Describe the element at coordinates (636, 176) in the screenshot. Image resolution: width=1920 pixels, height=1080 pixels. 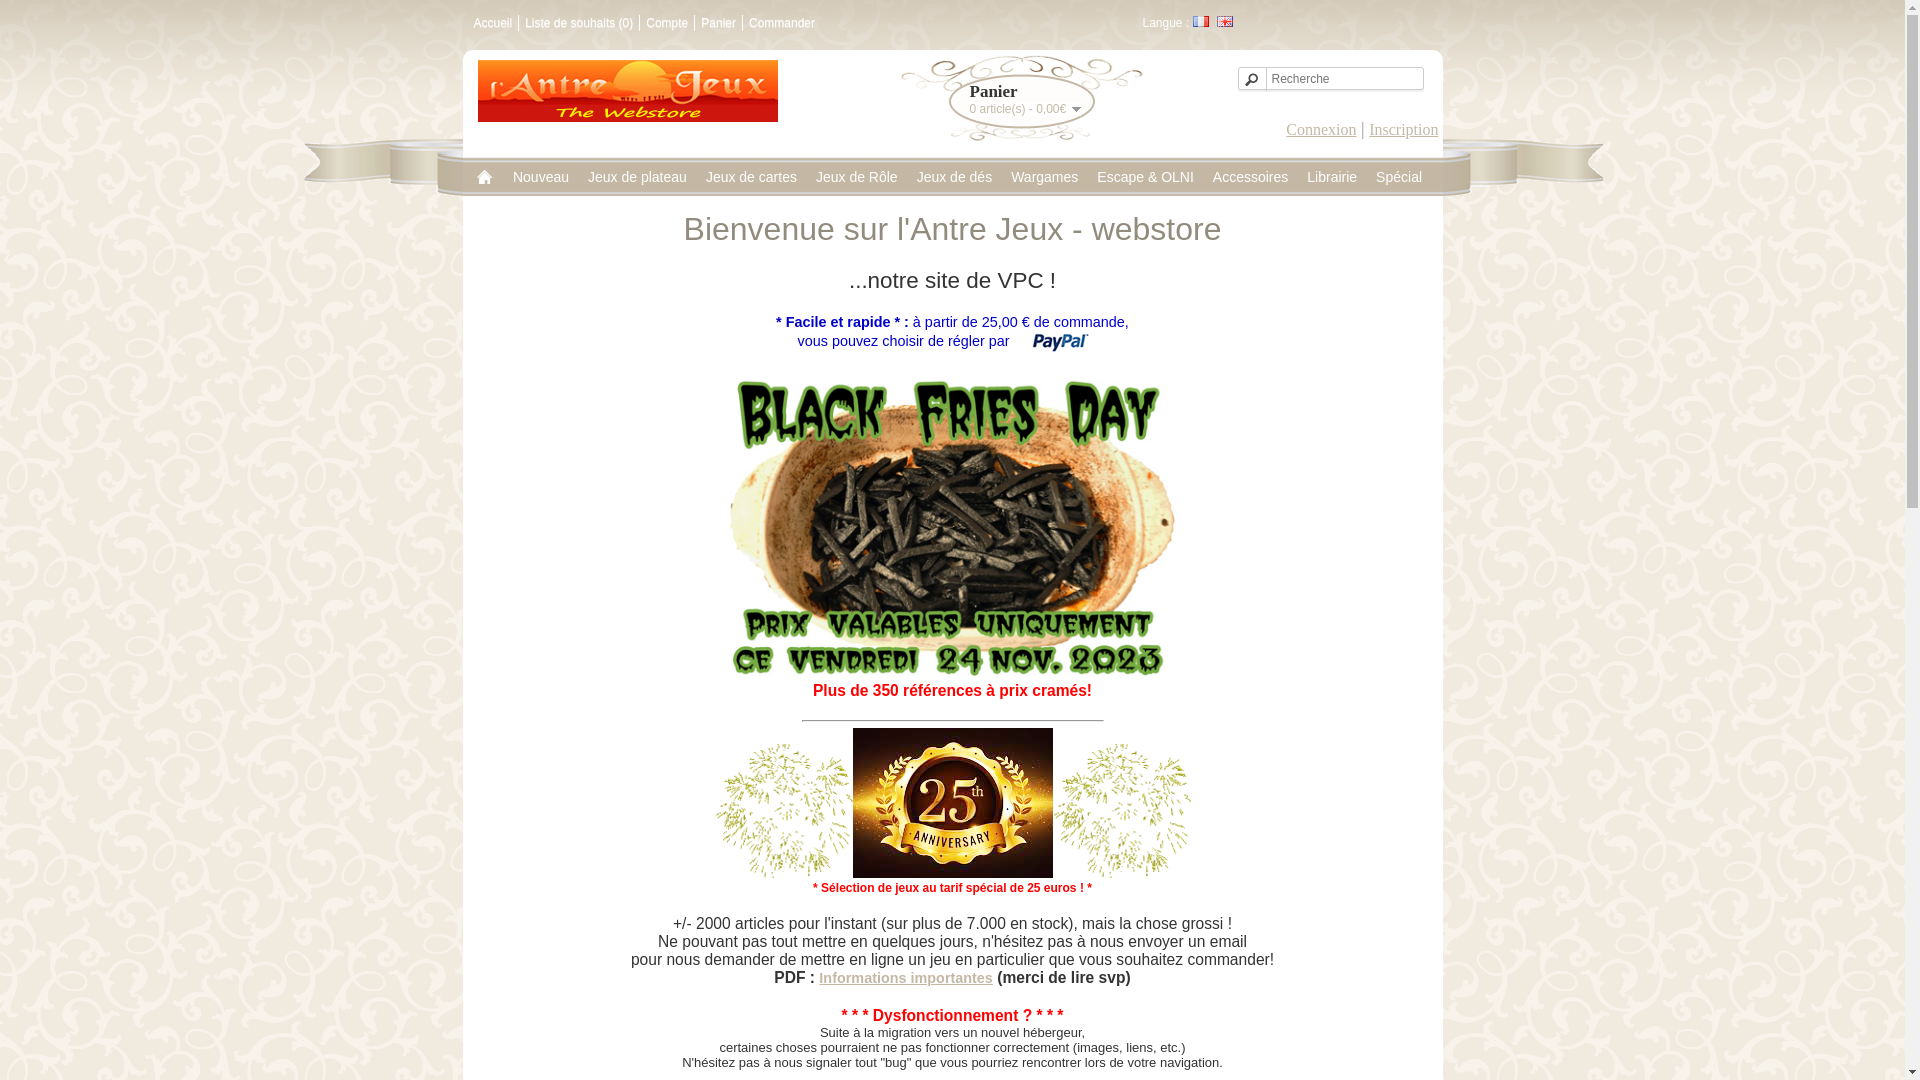
I see `'Jeux de plateau'` at that location.